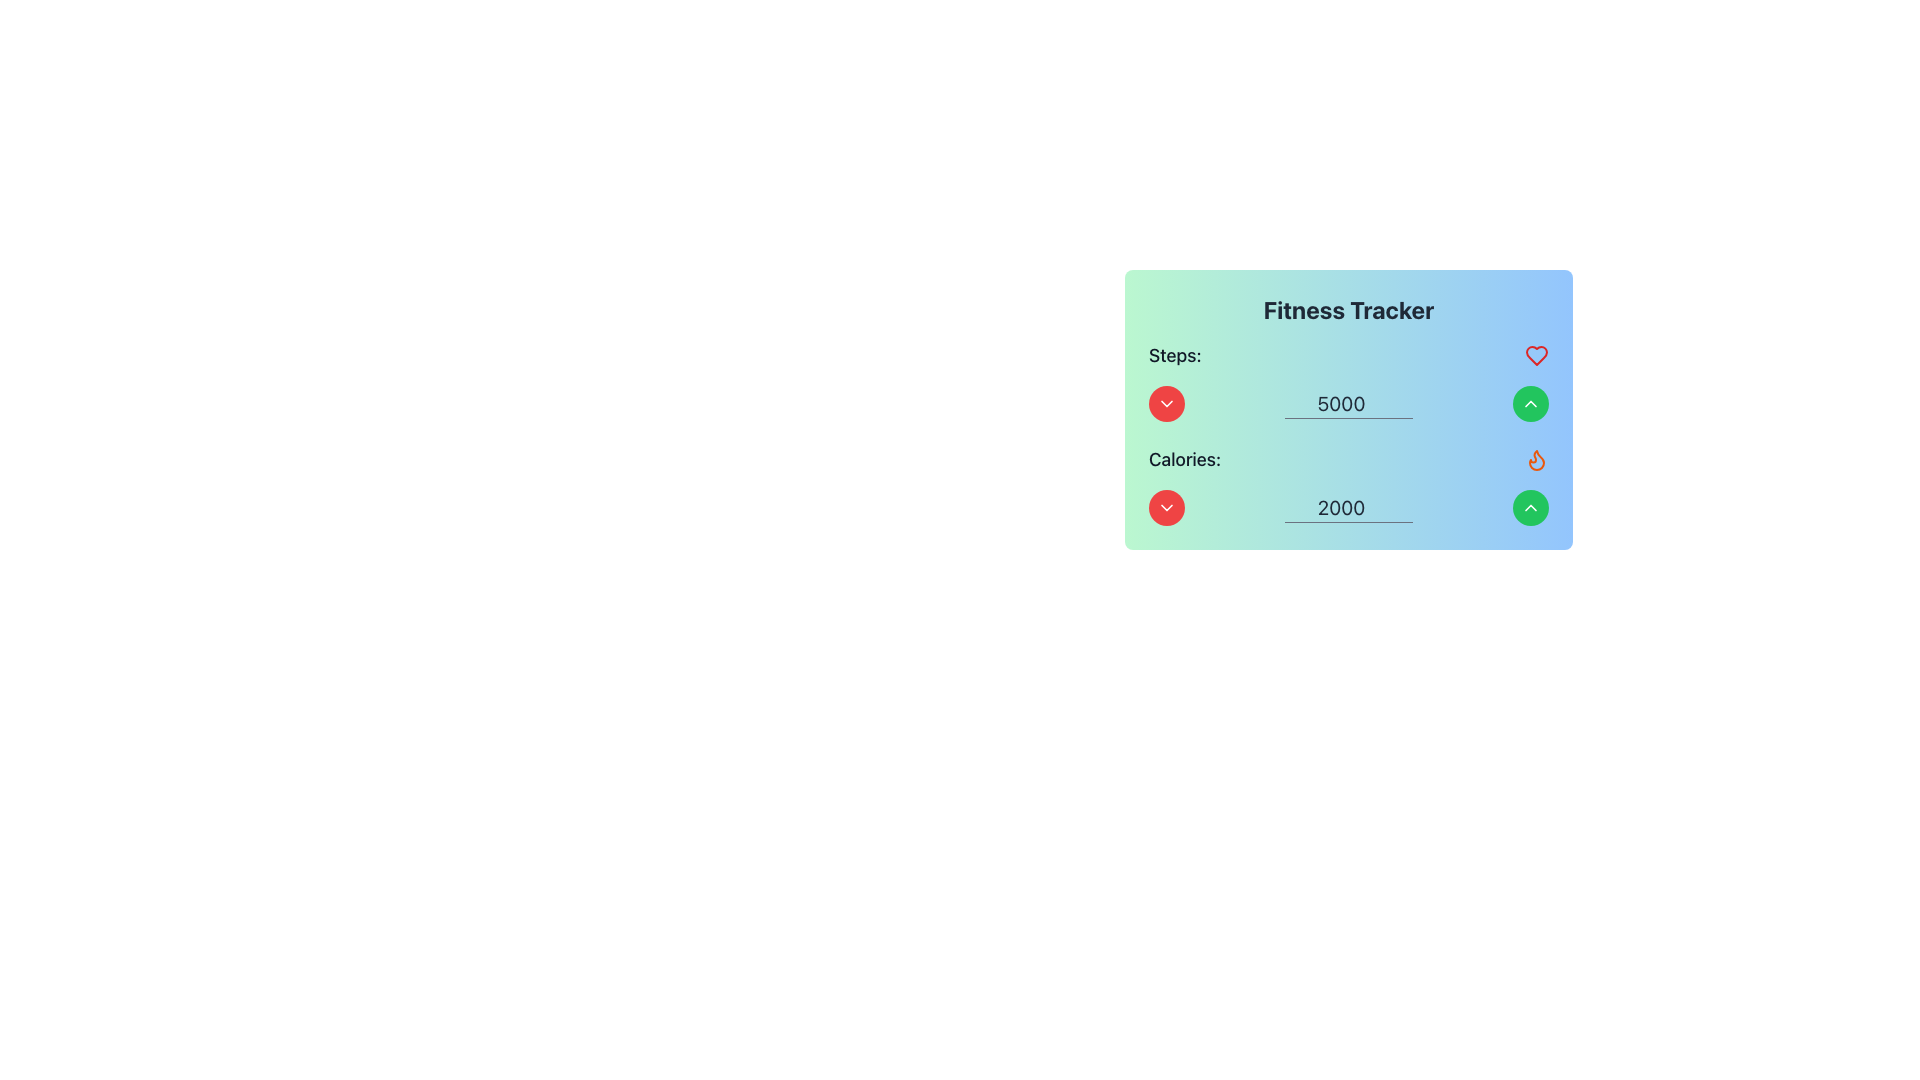 This screenshot has width=1920, height=1080. What do you see at coordinates (1348, 381) in the screenshot?
I see `the input field displaying the number '5000' under the label 'Steps:' in the Fitness Tracker card to edit the value` at bounding box center [1348, 381].